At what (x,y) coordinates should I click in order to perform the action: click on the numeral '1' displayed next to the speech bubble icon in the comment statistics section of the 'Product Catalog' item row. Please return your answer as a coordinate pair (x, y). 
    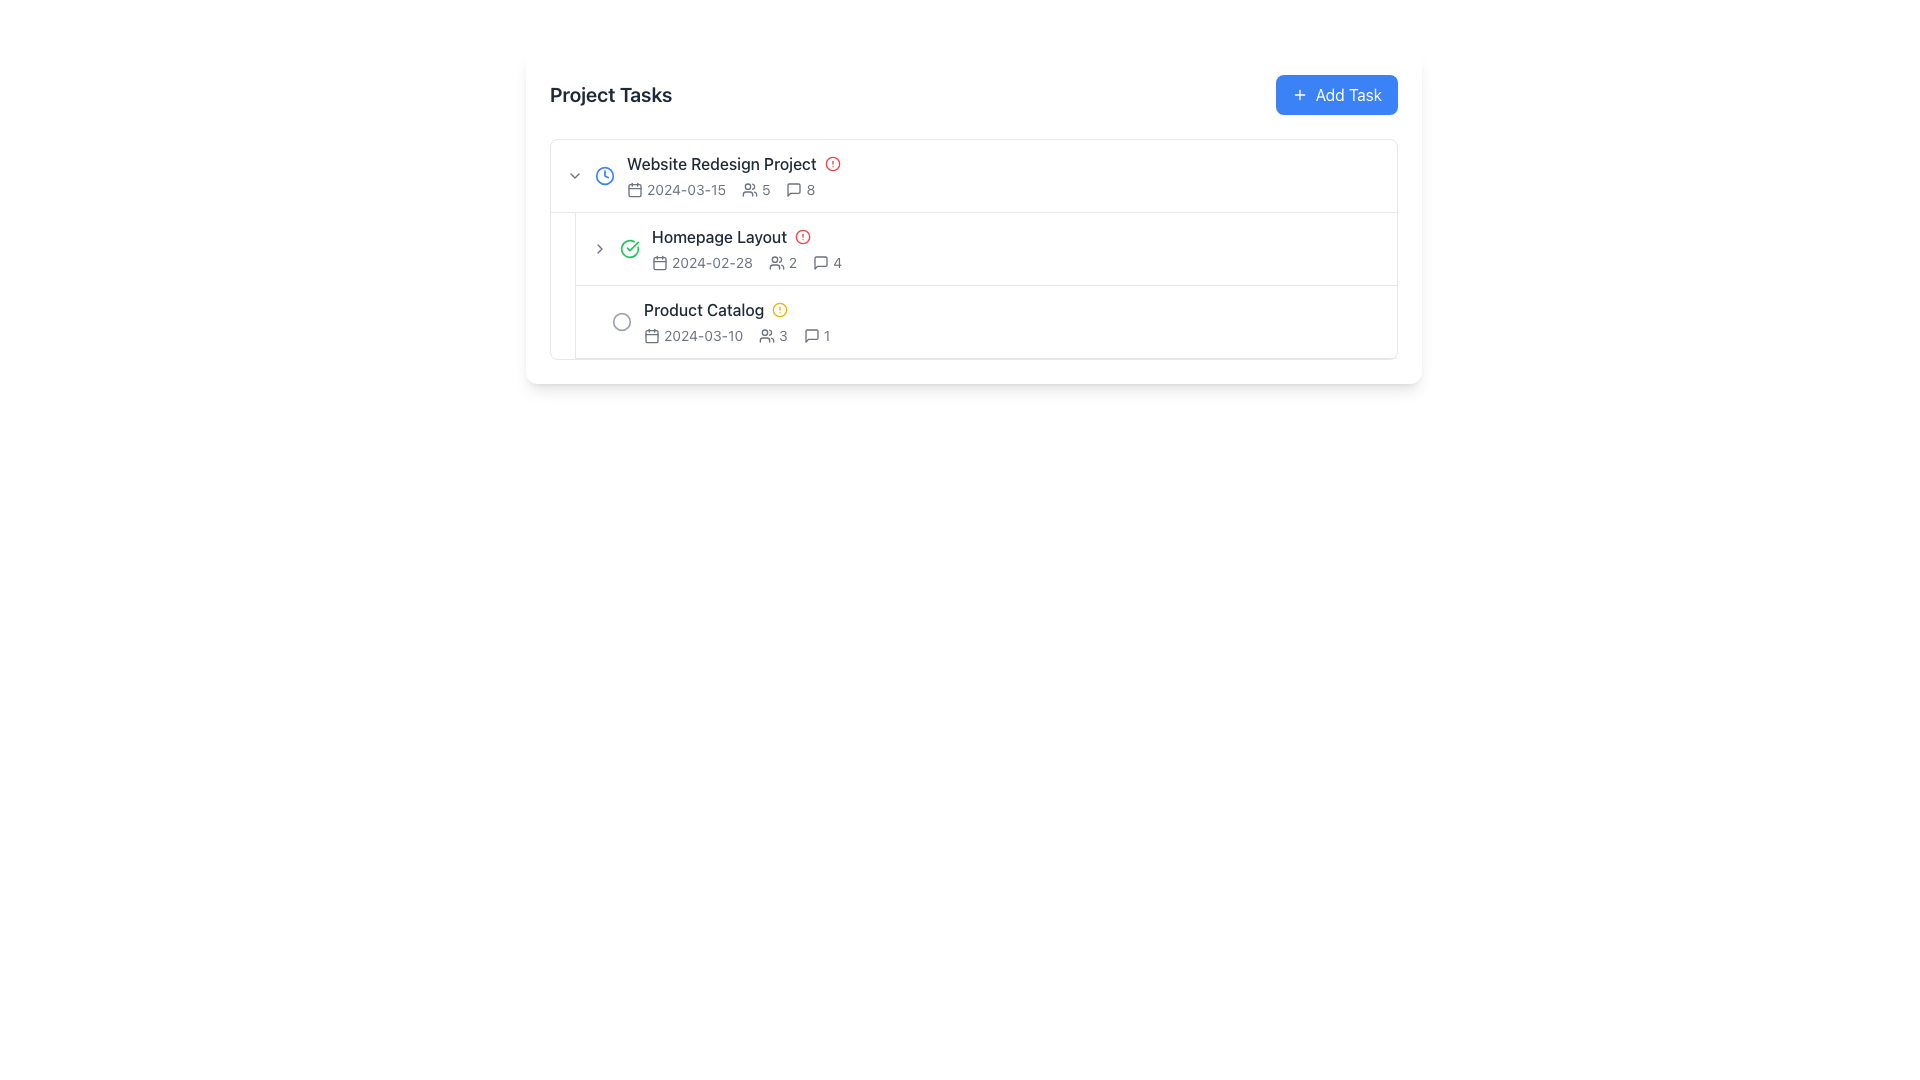
    Looking at the image, I should click on (826, 334).